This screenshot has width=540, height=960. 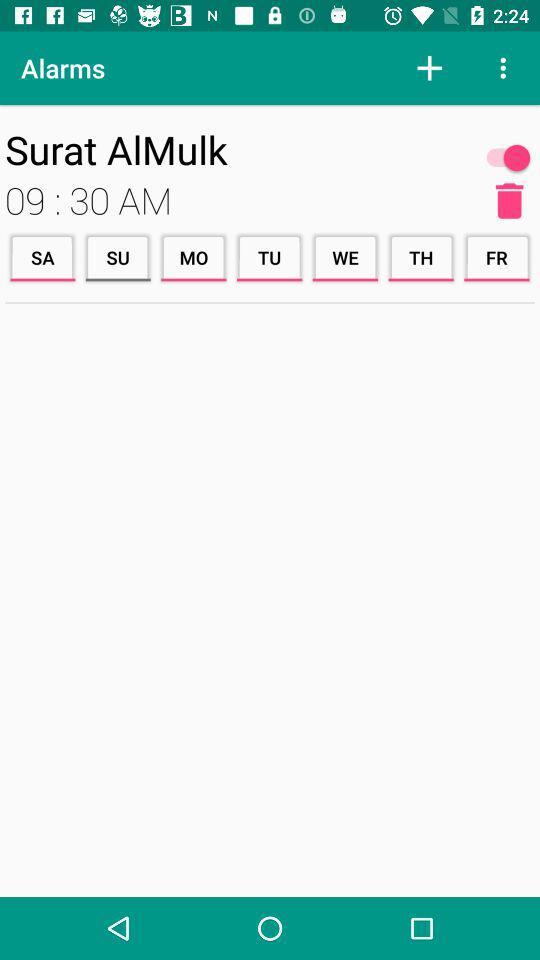 I want to click on the icon next to the mo item, so click(x=118, y=256).